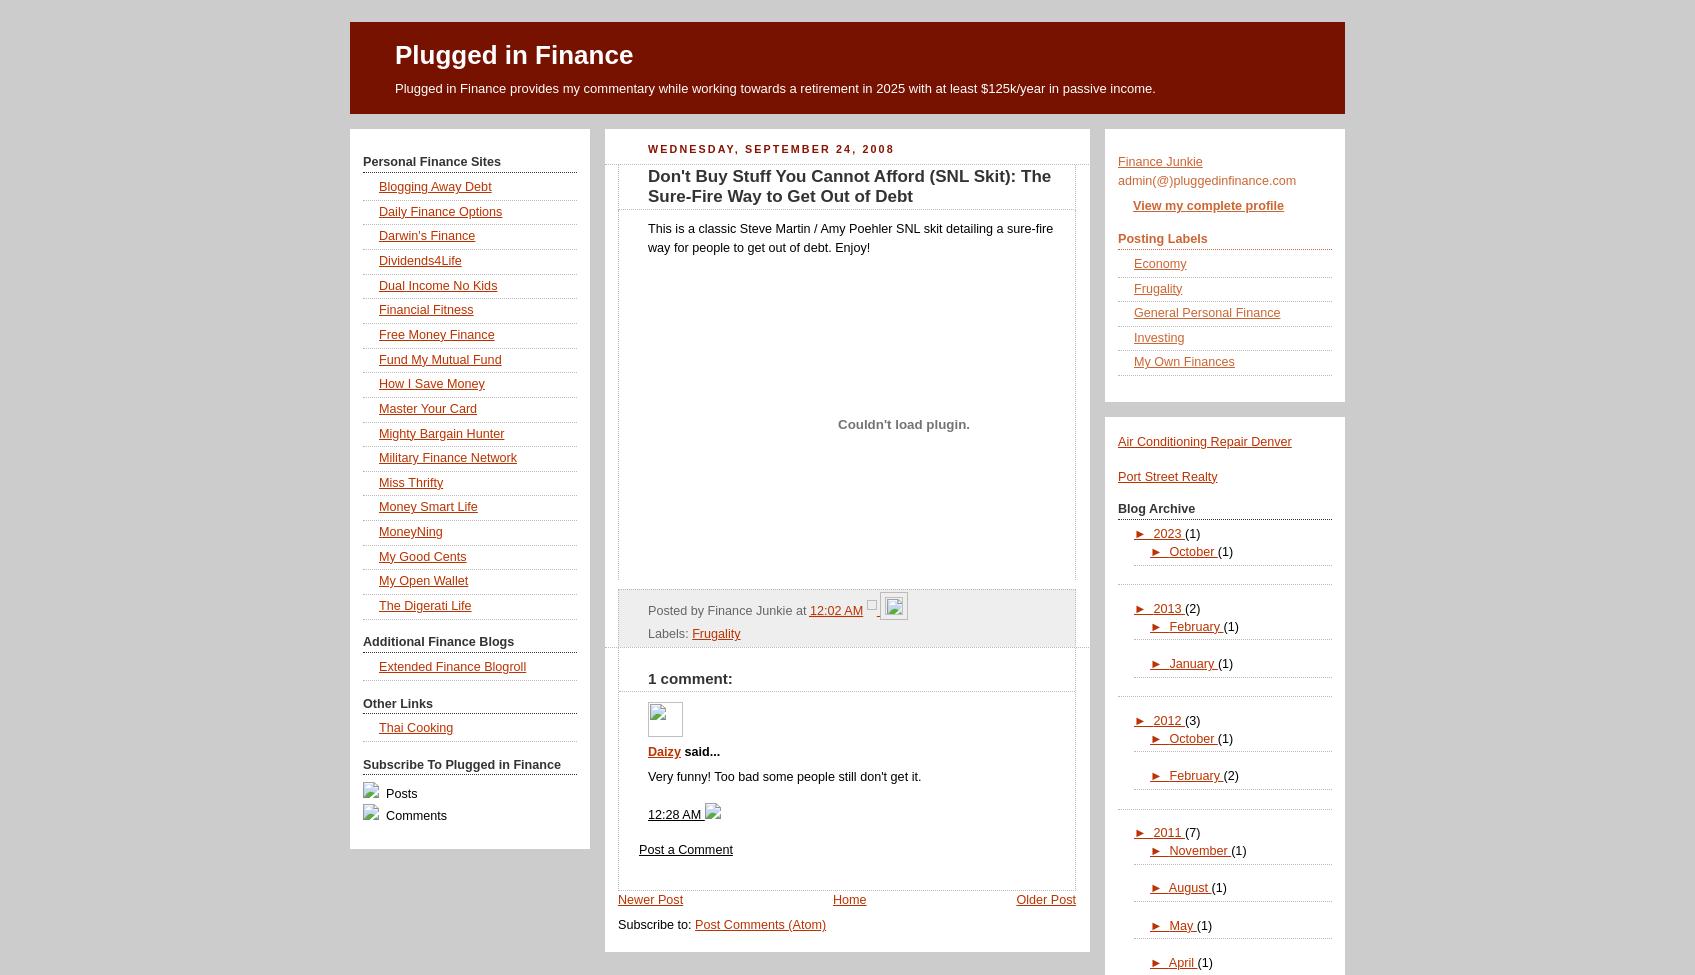  I want to click on 'Dual Income No Kids', so click(437, 284).